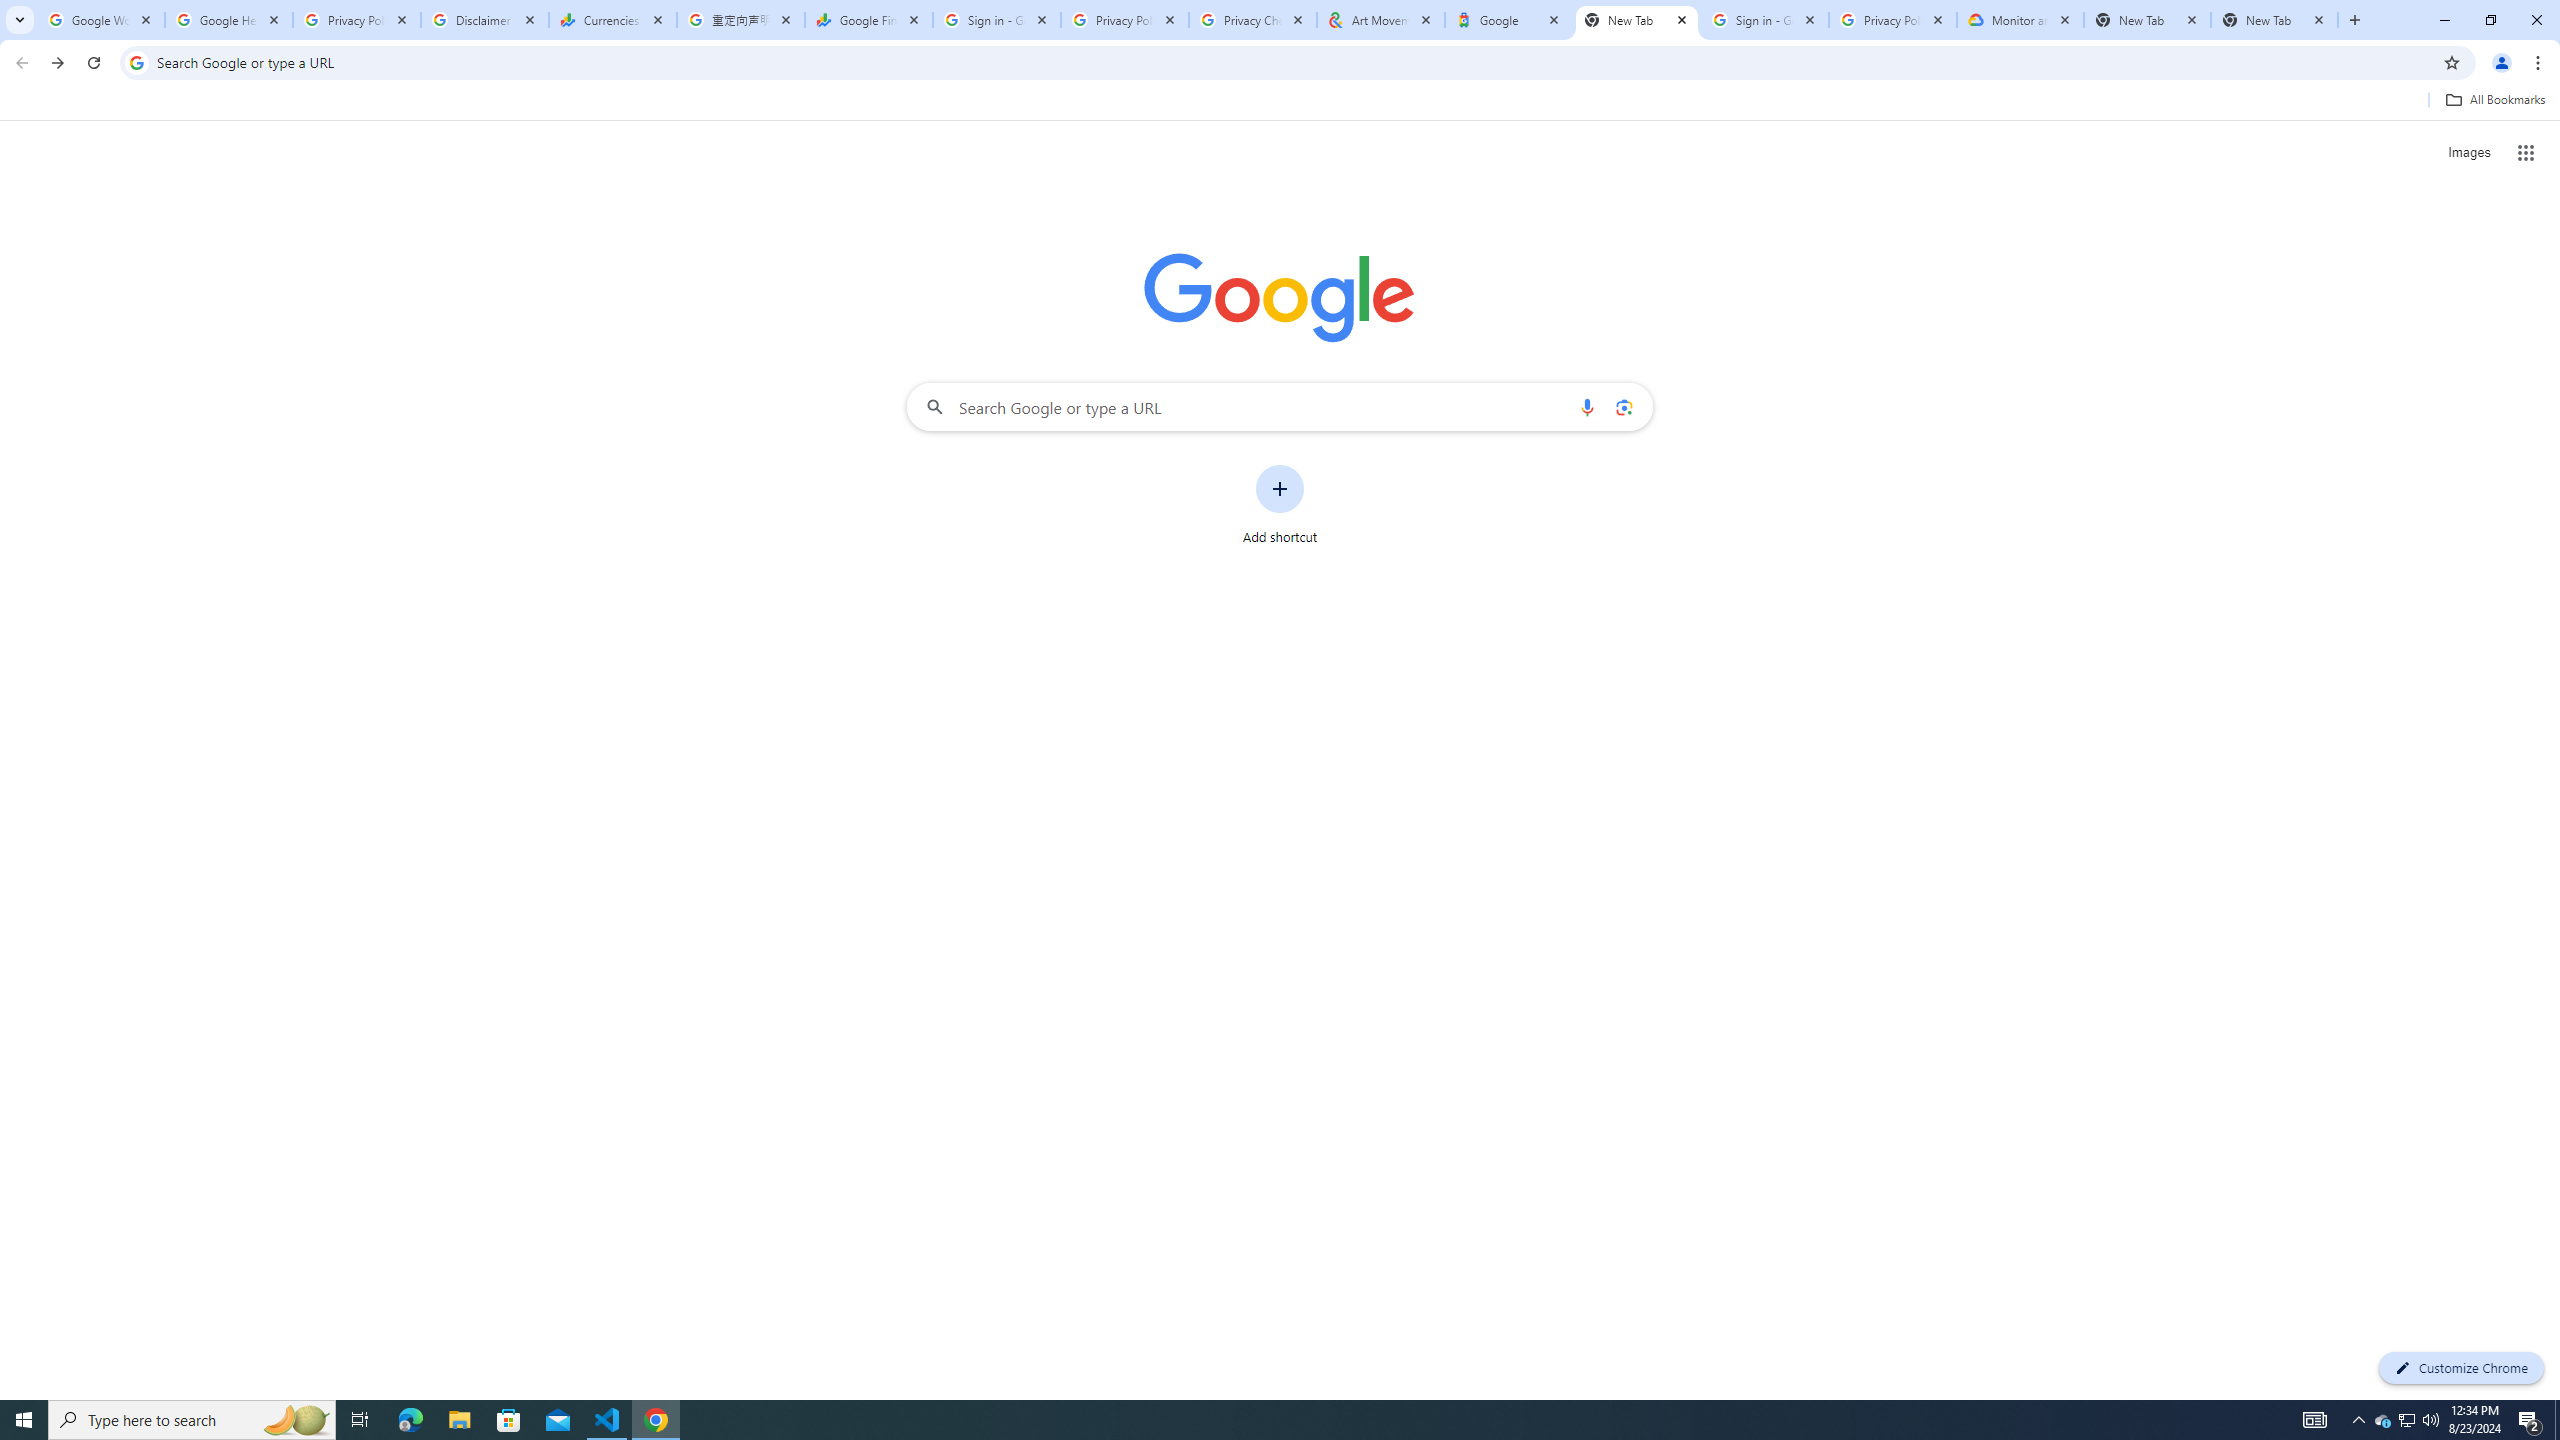  What do you see at coordinates (135, 61) in the screenshot?
I see `'Search icon'` at bounding box center [135, 61].